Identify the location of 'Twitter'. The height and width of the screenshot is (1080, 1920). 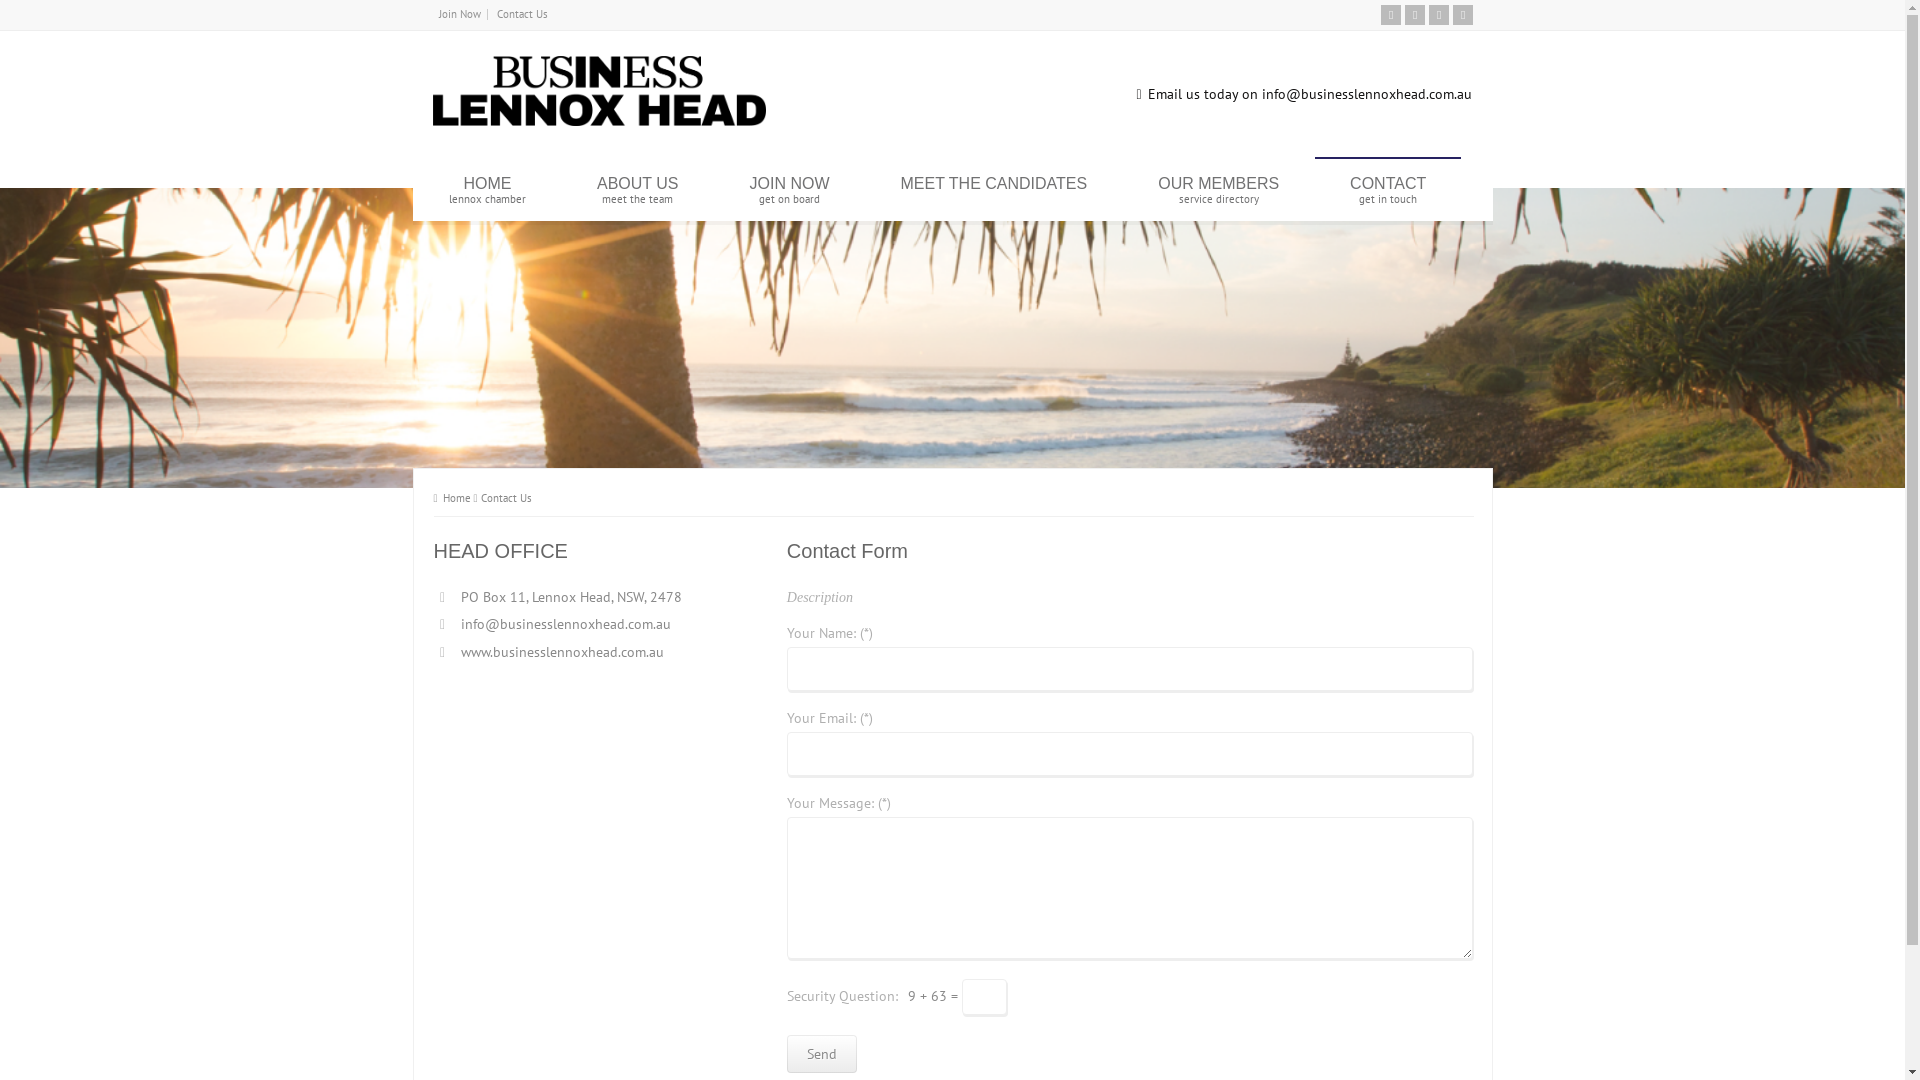
(1413, 15).